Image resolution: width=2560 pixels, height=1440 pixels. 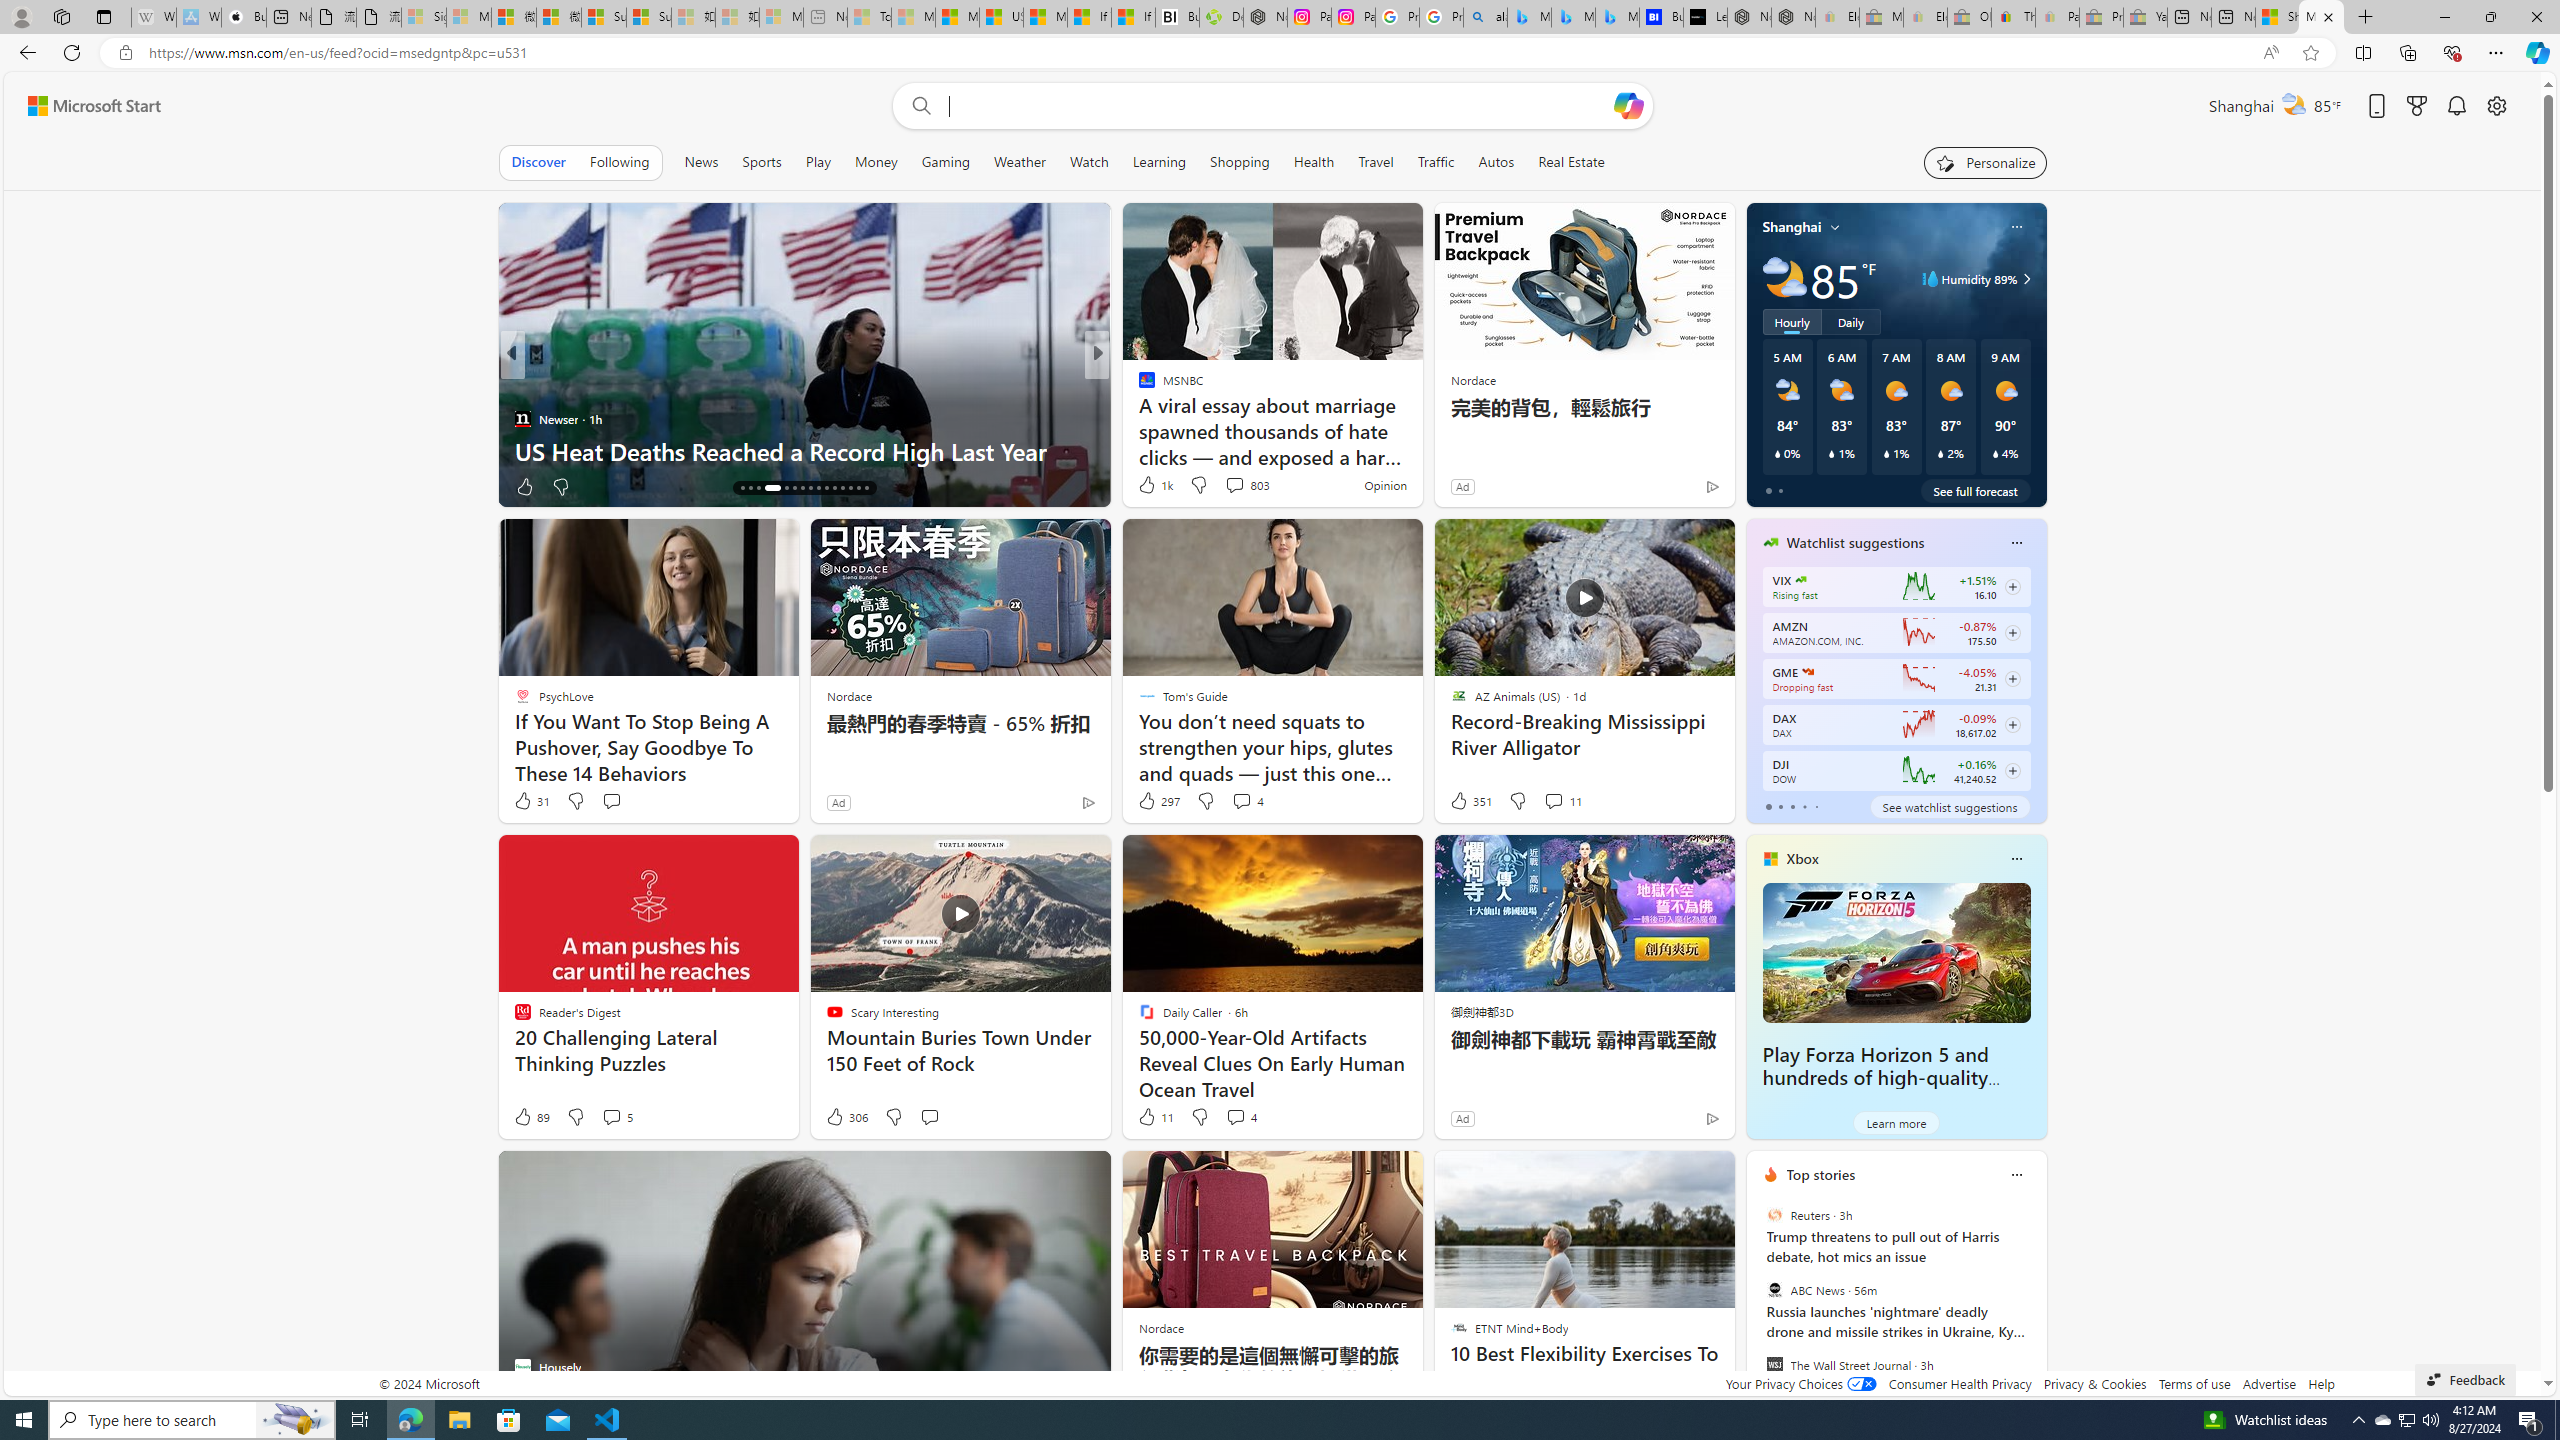 What do you see at coordinates (773, 487) in the screenshot?
I see `'AutomationID: tab-19'` at bounding box center [773, 487].